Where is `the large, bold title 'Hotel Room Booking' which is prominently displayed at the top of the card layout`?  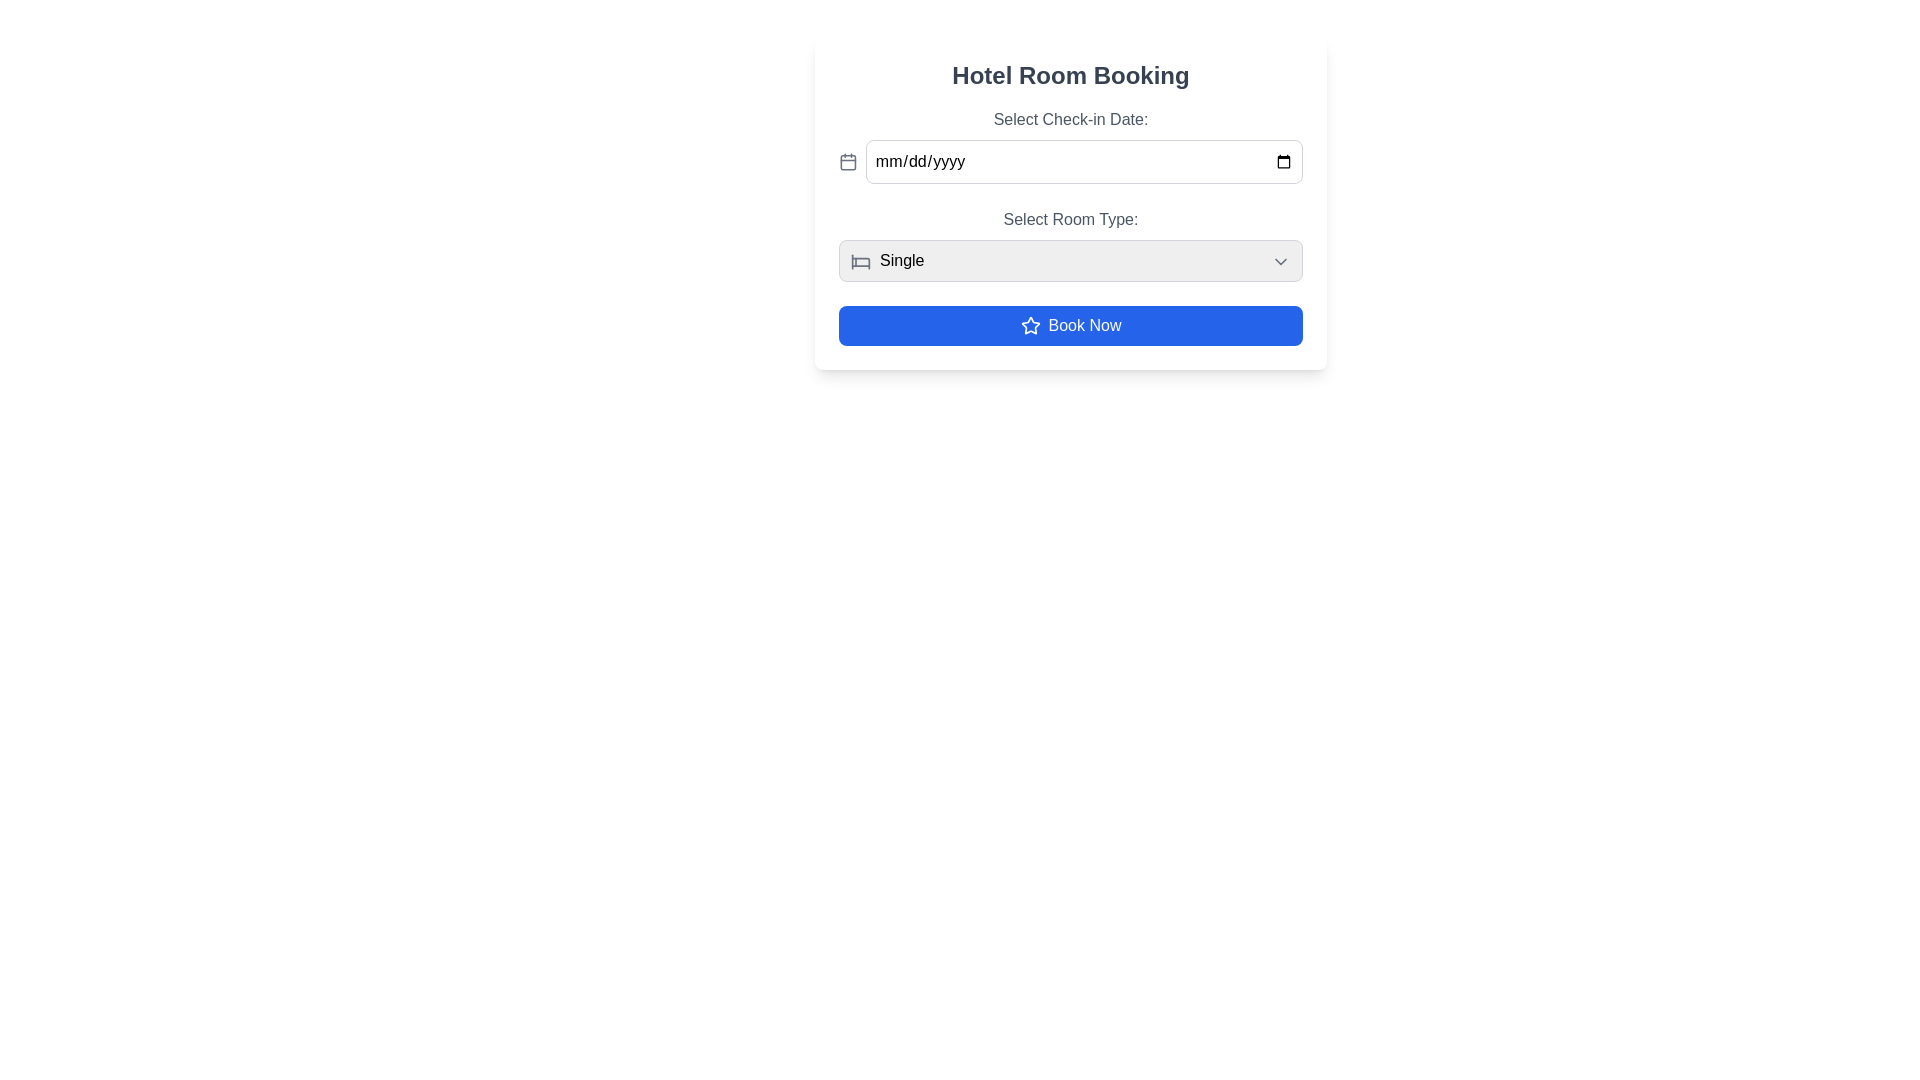
the large, bold title 'Hotel Room Booking' which is prominently displayed at the top of the card layout is located at coordinates (1069, 75).